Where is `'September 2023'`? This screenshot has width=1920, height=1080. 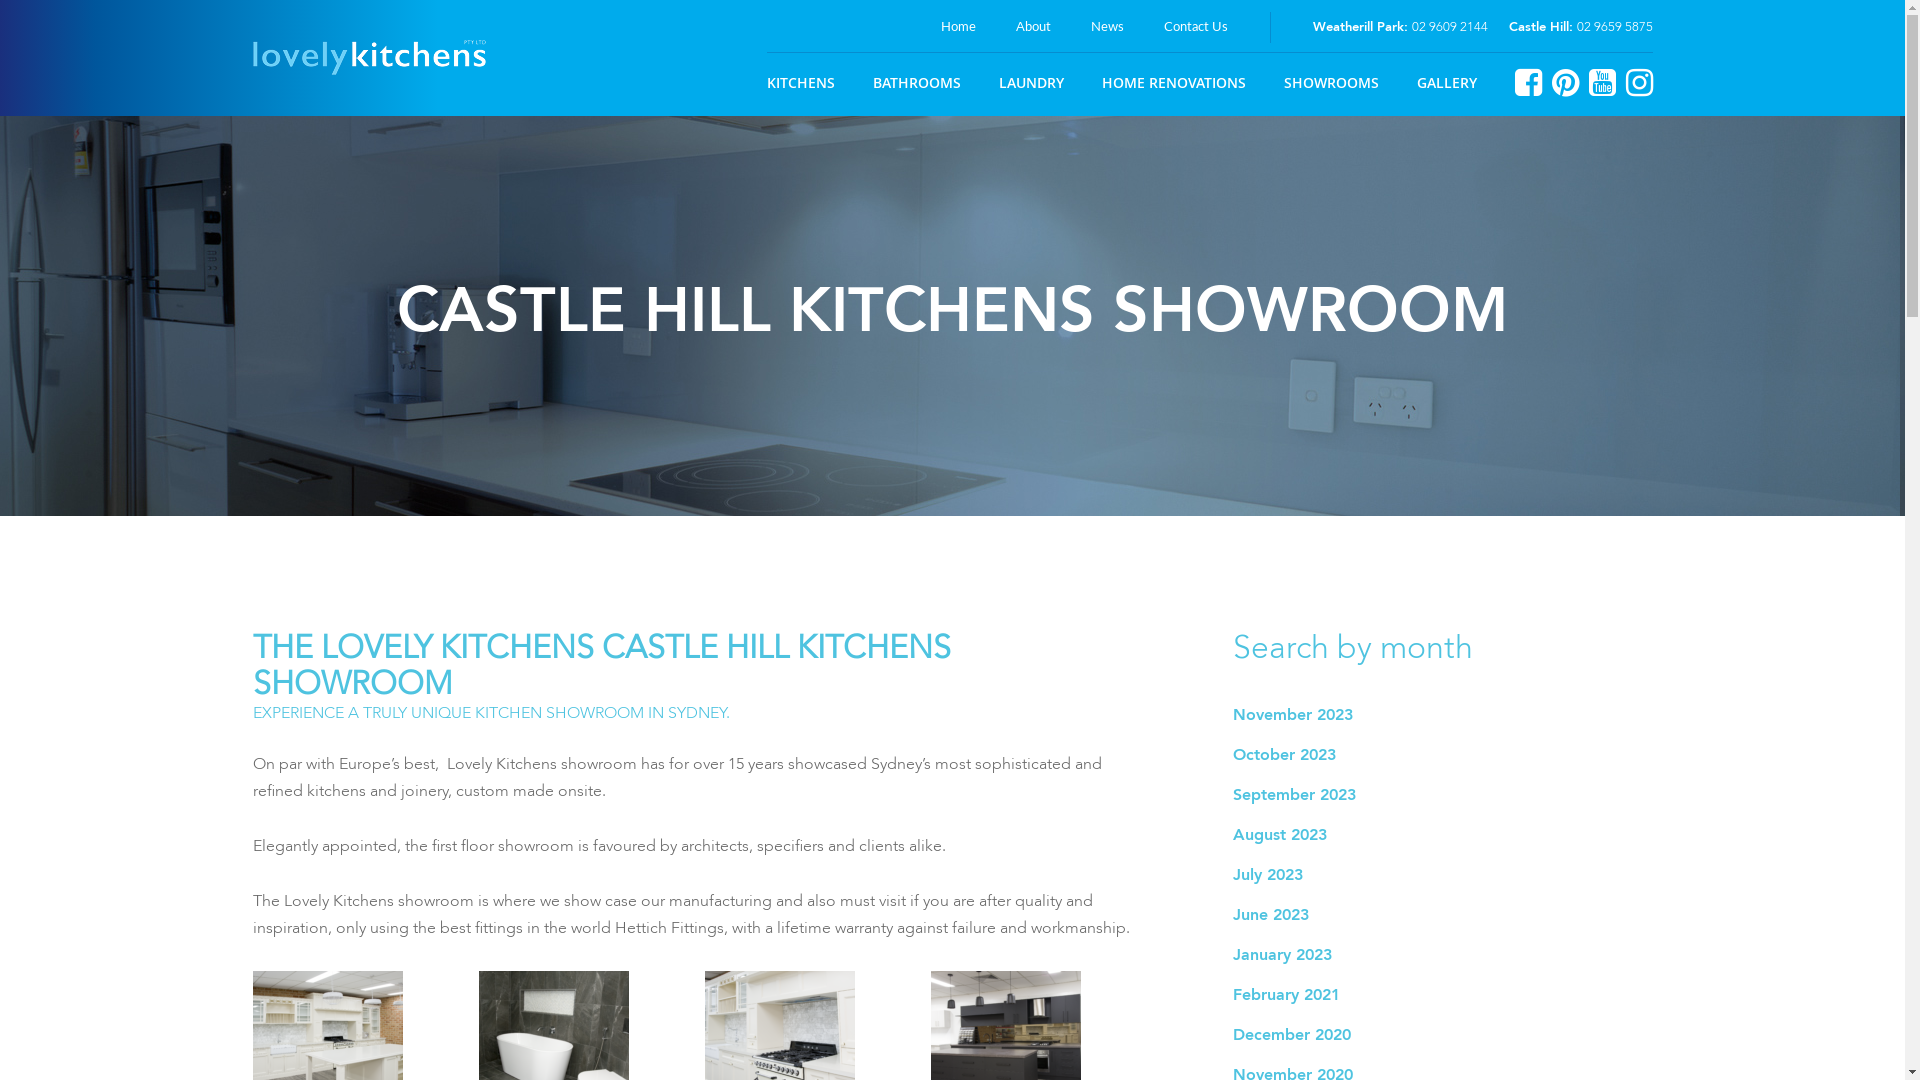 'September 2023' is located at coordinates (1293, 794).